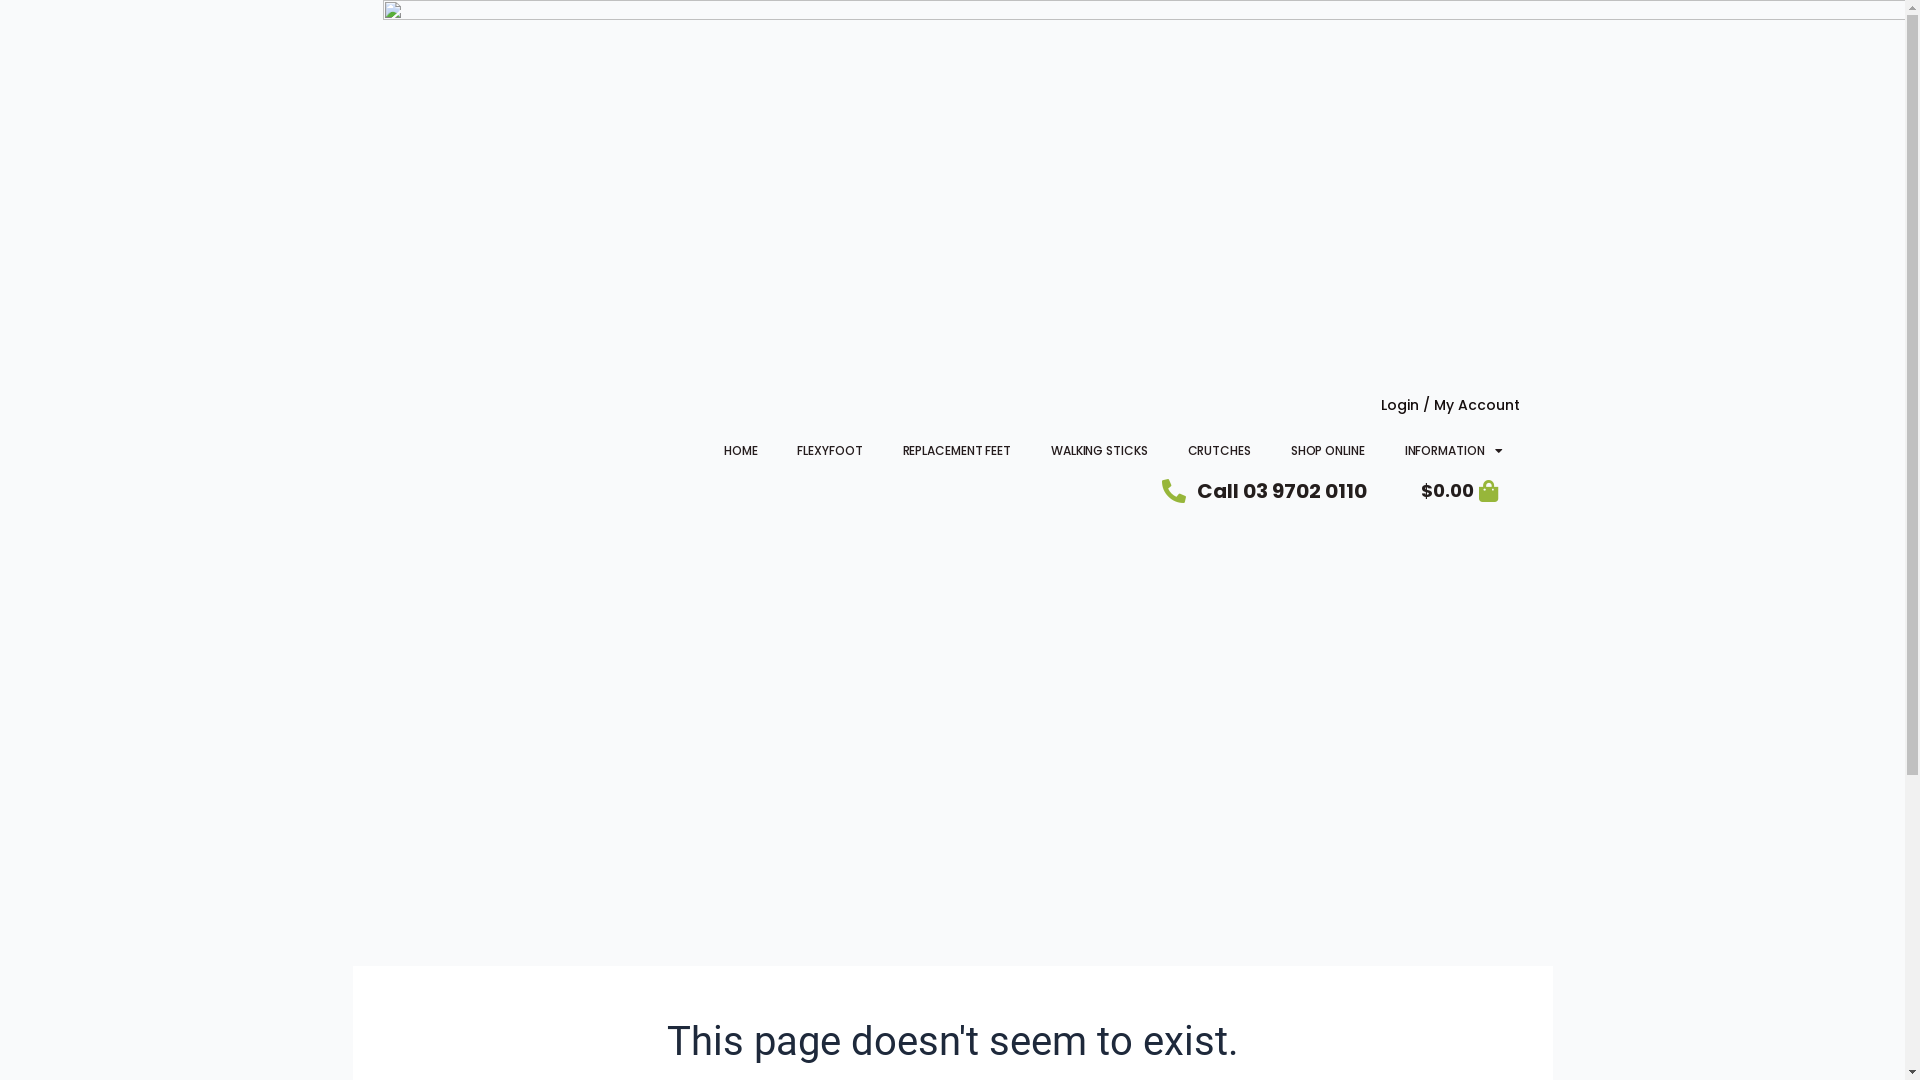 The image size is (1920, 1080). I want to click on 'SHOP ONLINE', so click(1328, 451).